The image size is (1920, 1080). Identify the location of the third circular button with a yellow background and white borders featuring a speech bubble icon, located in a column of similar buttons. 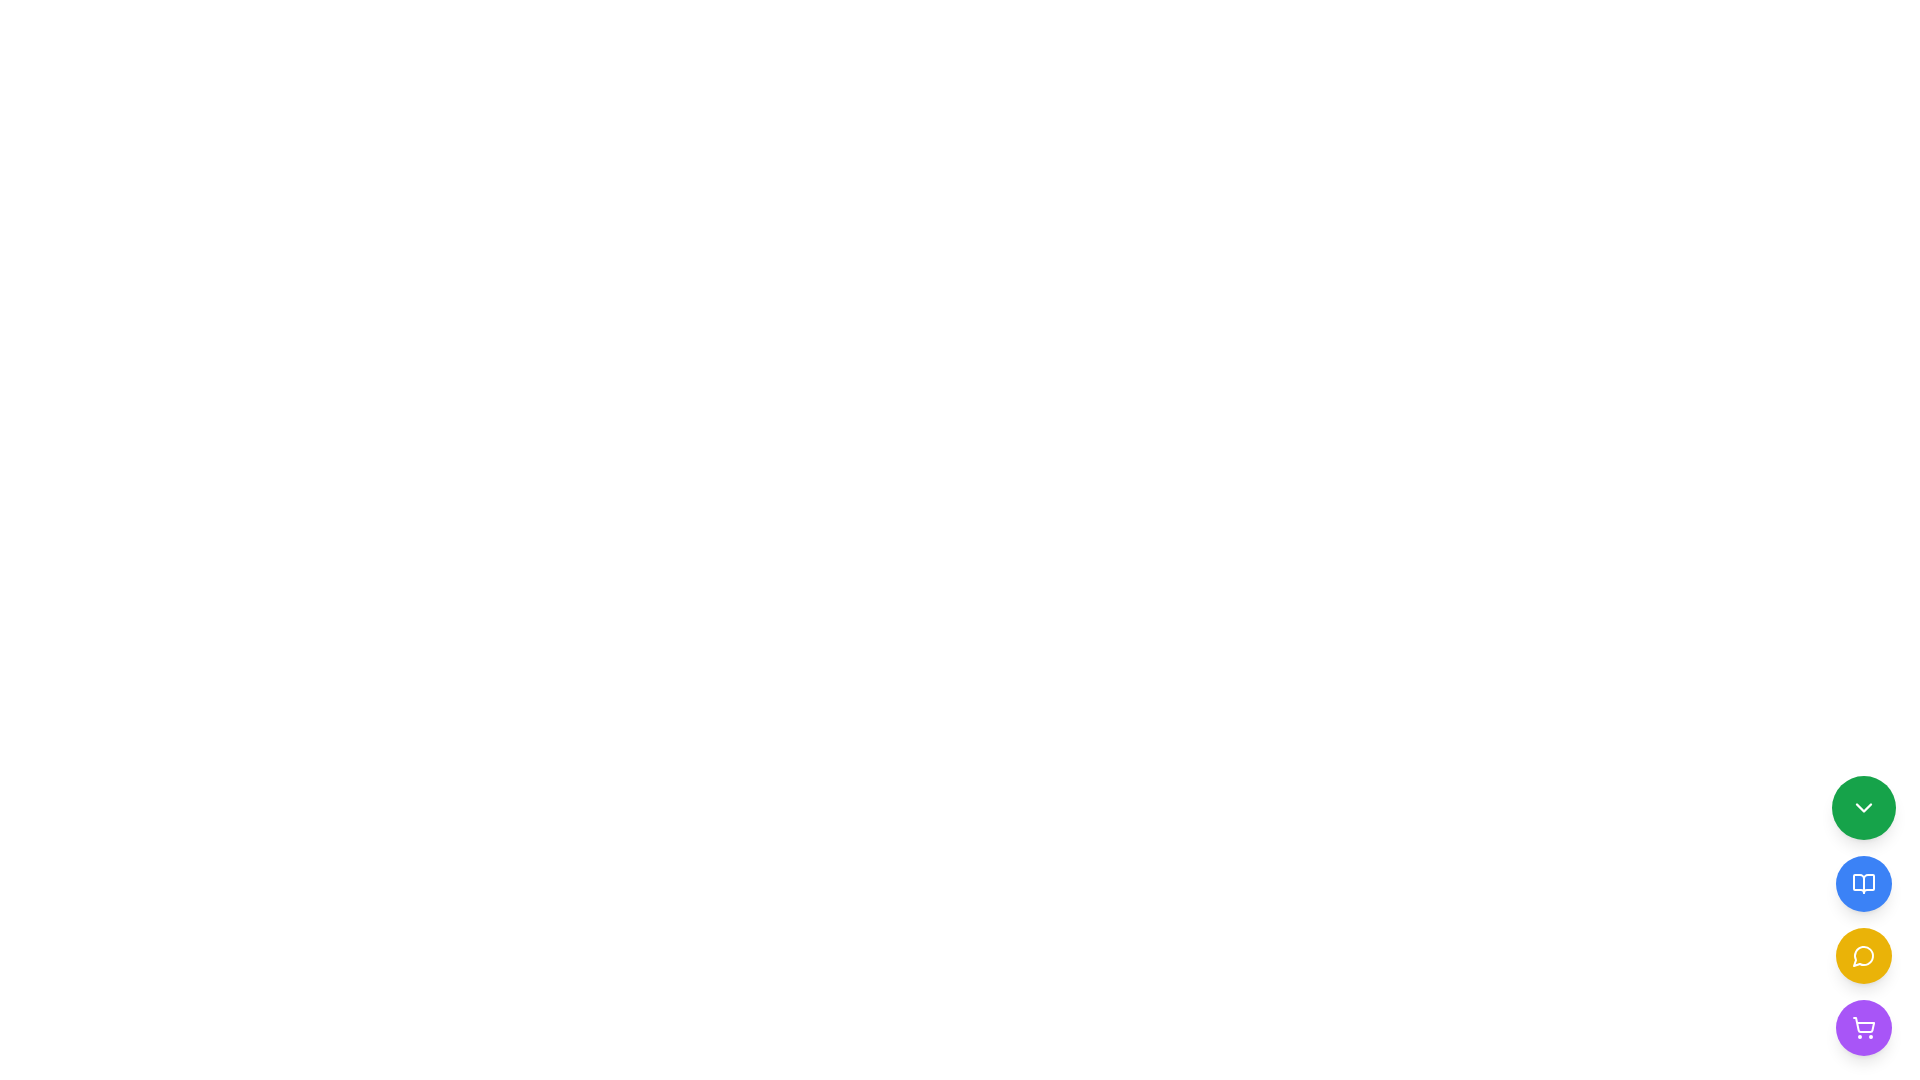
(1862, 955).